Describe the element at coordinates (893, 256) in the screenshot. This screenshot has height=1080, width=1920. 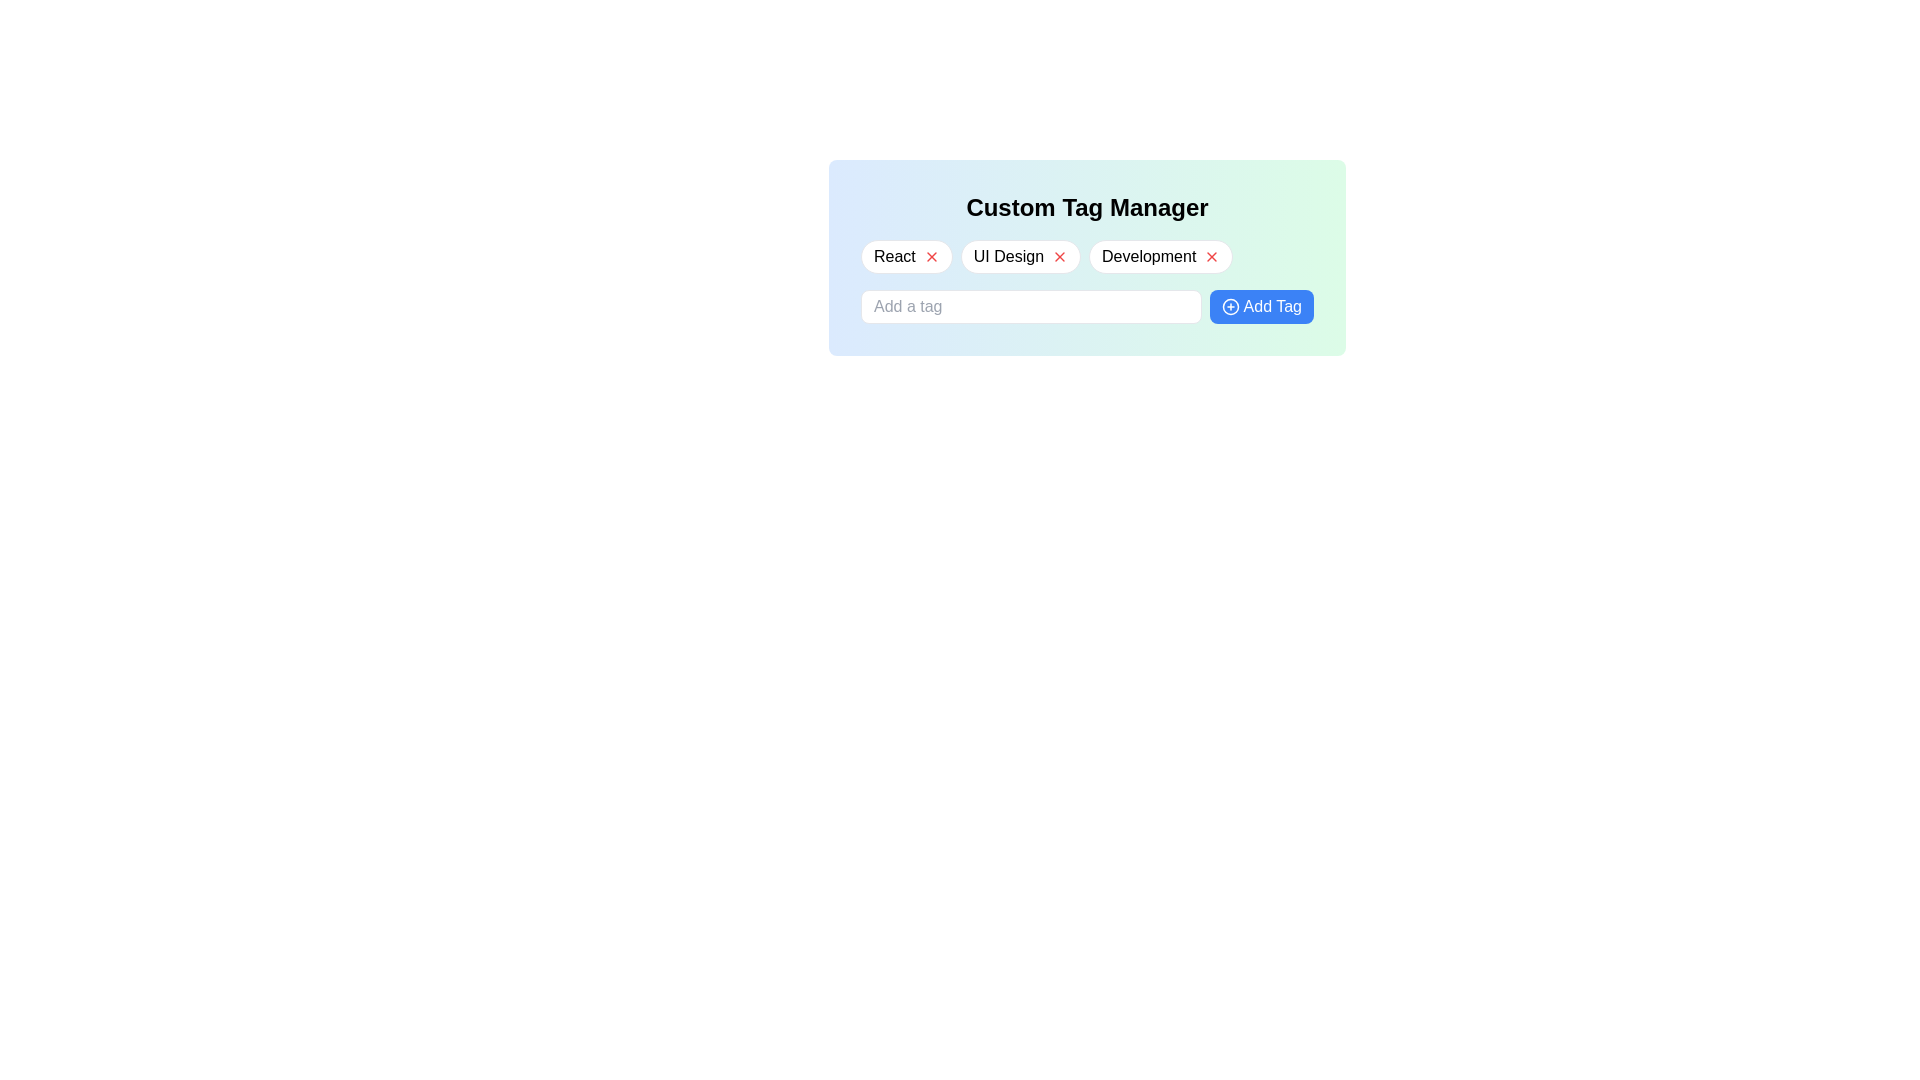
I see `the text label displaying the word 'React' which is located in the first tag pill in the tag bar below the 'Custom Tag Manager' heading` at that location.